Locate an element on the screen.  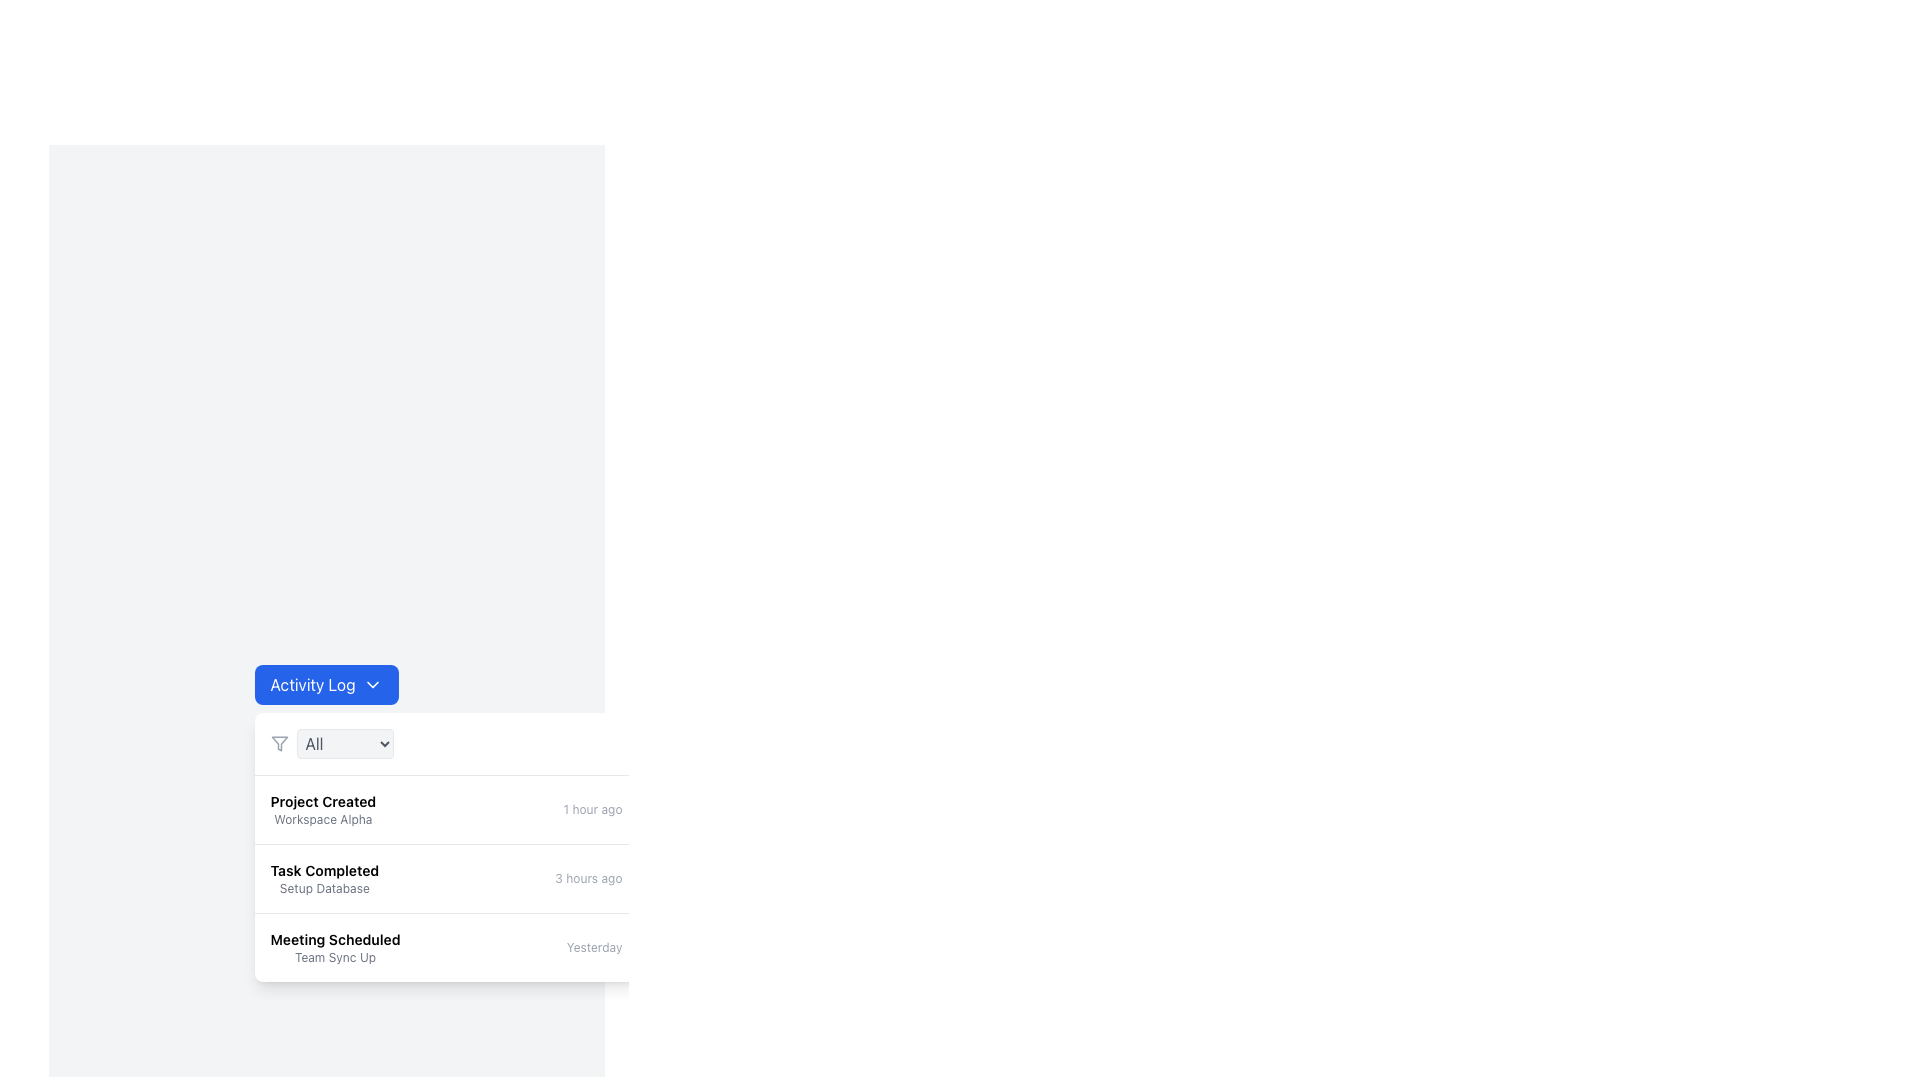
the text label displaying 'Task Completed', which is part of a vertically-stacked timeline in a dropdown panel is located at coordinates (324, 870).